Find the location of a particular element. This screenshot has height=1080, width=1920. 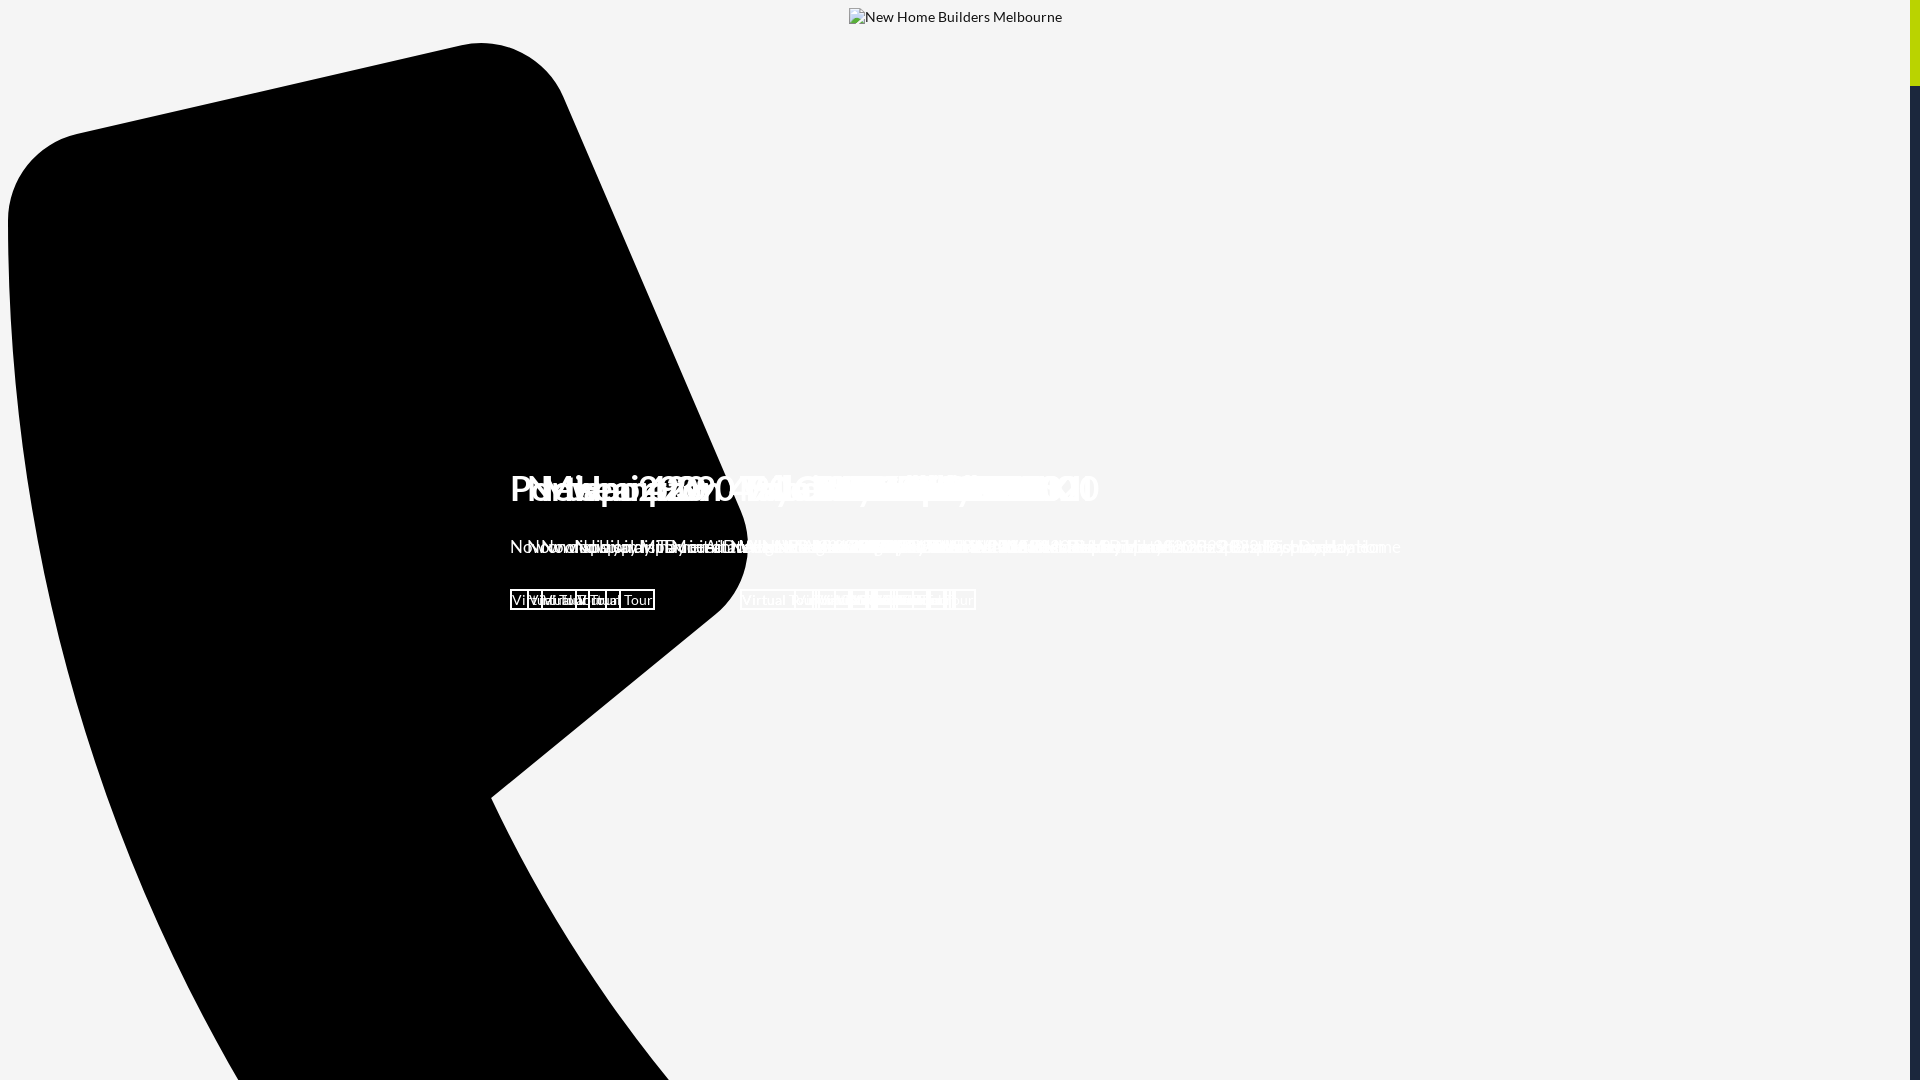

'Virtual Tour' is located at coordinates (912, 598).